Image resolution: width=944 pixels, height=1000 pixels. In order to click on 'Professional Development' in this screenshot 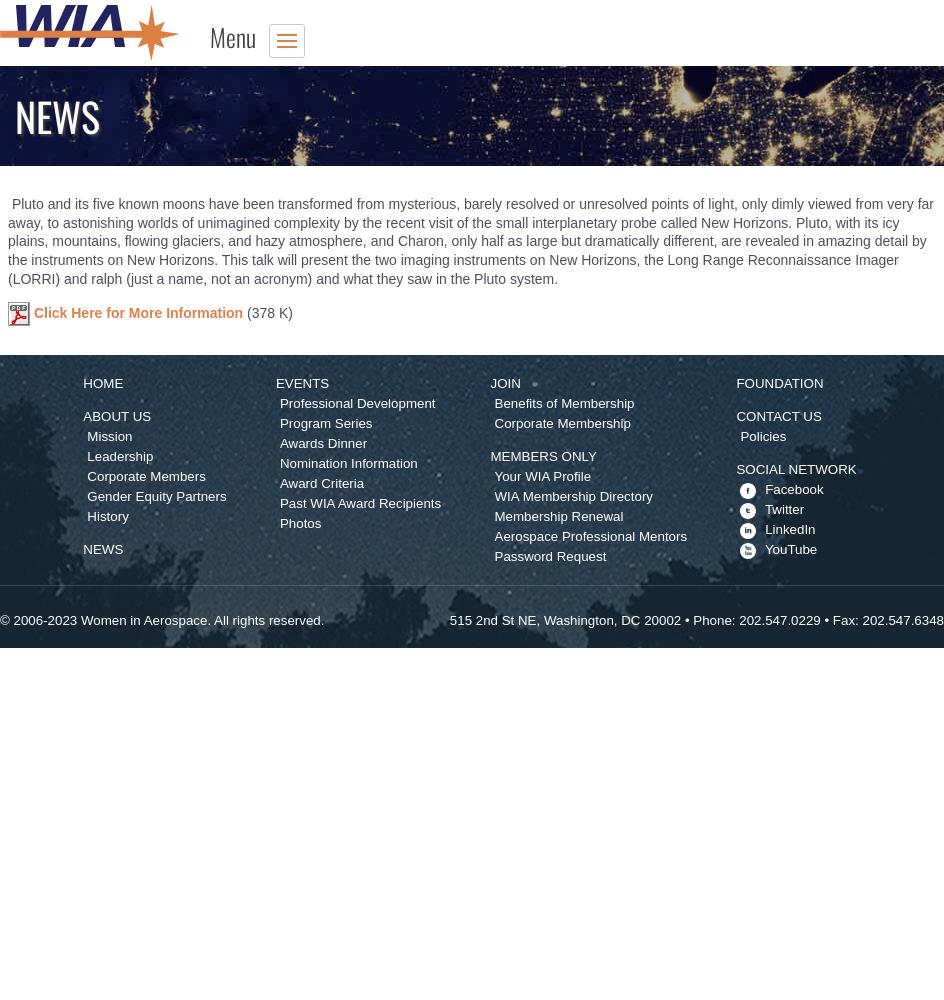, I will do `click(279, 402)`.